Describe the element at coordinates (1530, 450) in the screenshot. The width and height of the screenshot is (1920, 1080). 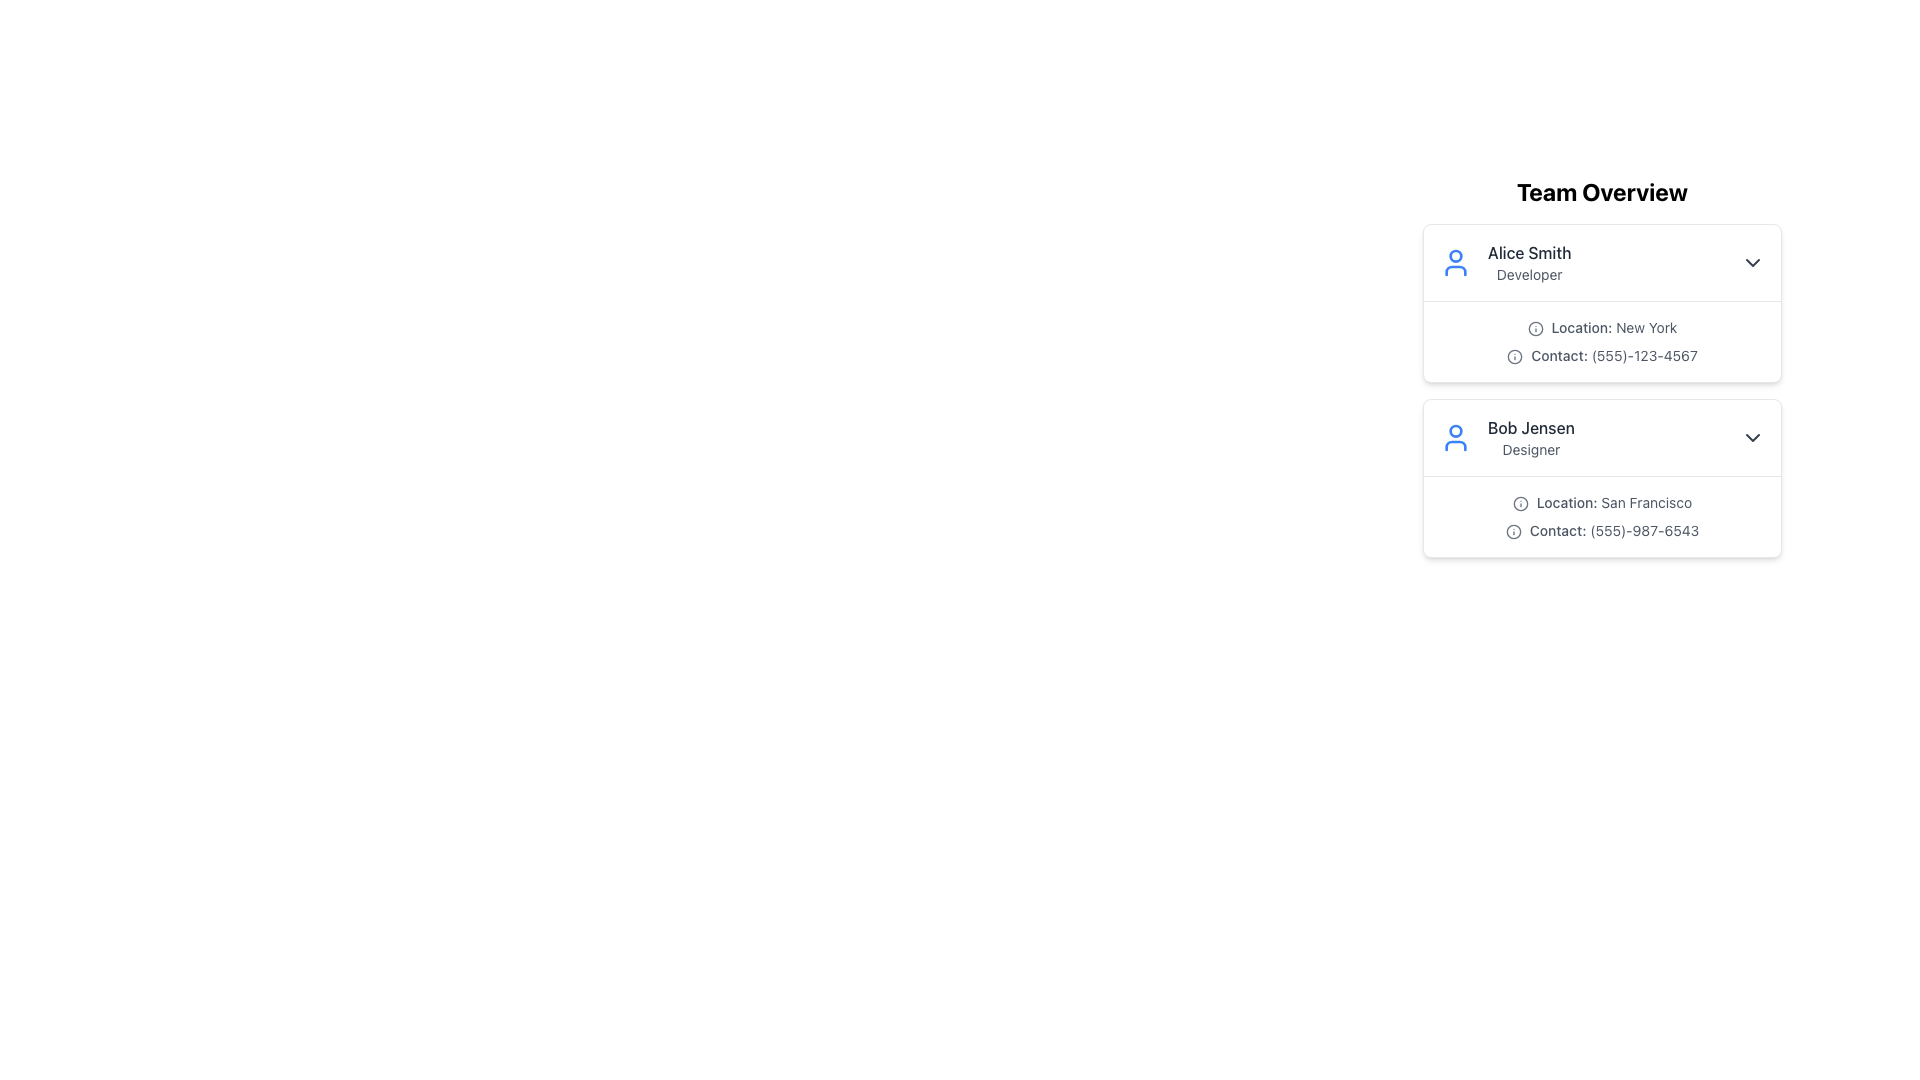
I see `the non-interactive text label indicating the role or title associated with 'Bob Jensen' located in the second card of the 'Team Overview' section` at that location.